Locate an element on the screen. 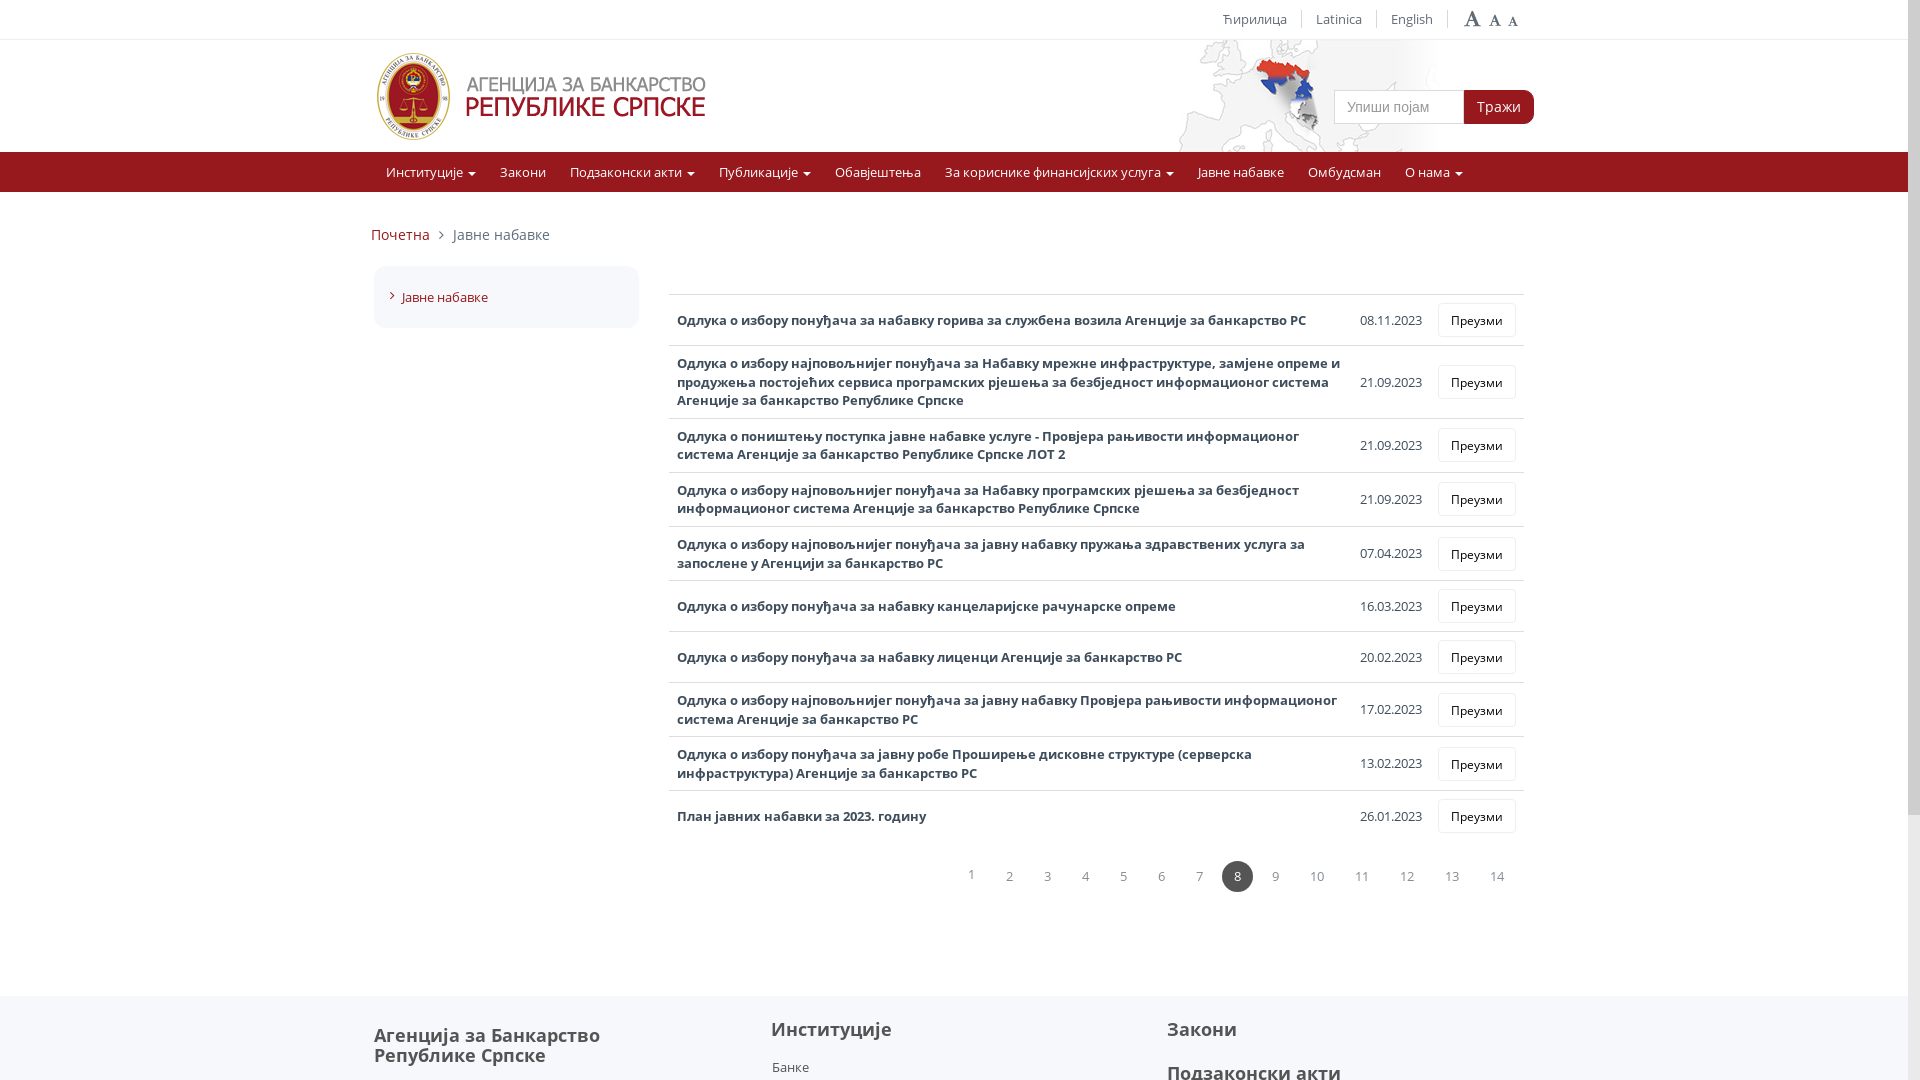  'English' is located at coordinates (1390, 19).